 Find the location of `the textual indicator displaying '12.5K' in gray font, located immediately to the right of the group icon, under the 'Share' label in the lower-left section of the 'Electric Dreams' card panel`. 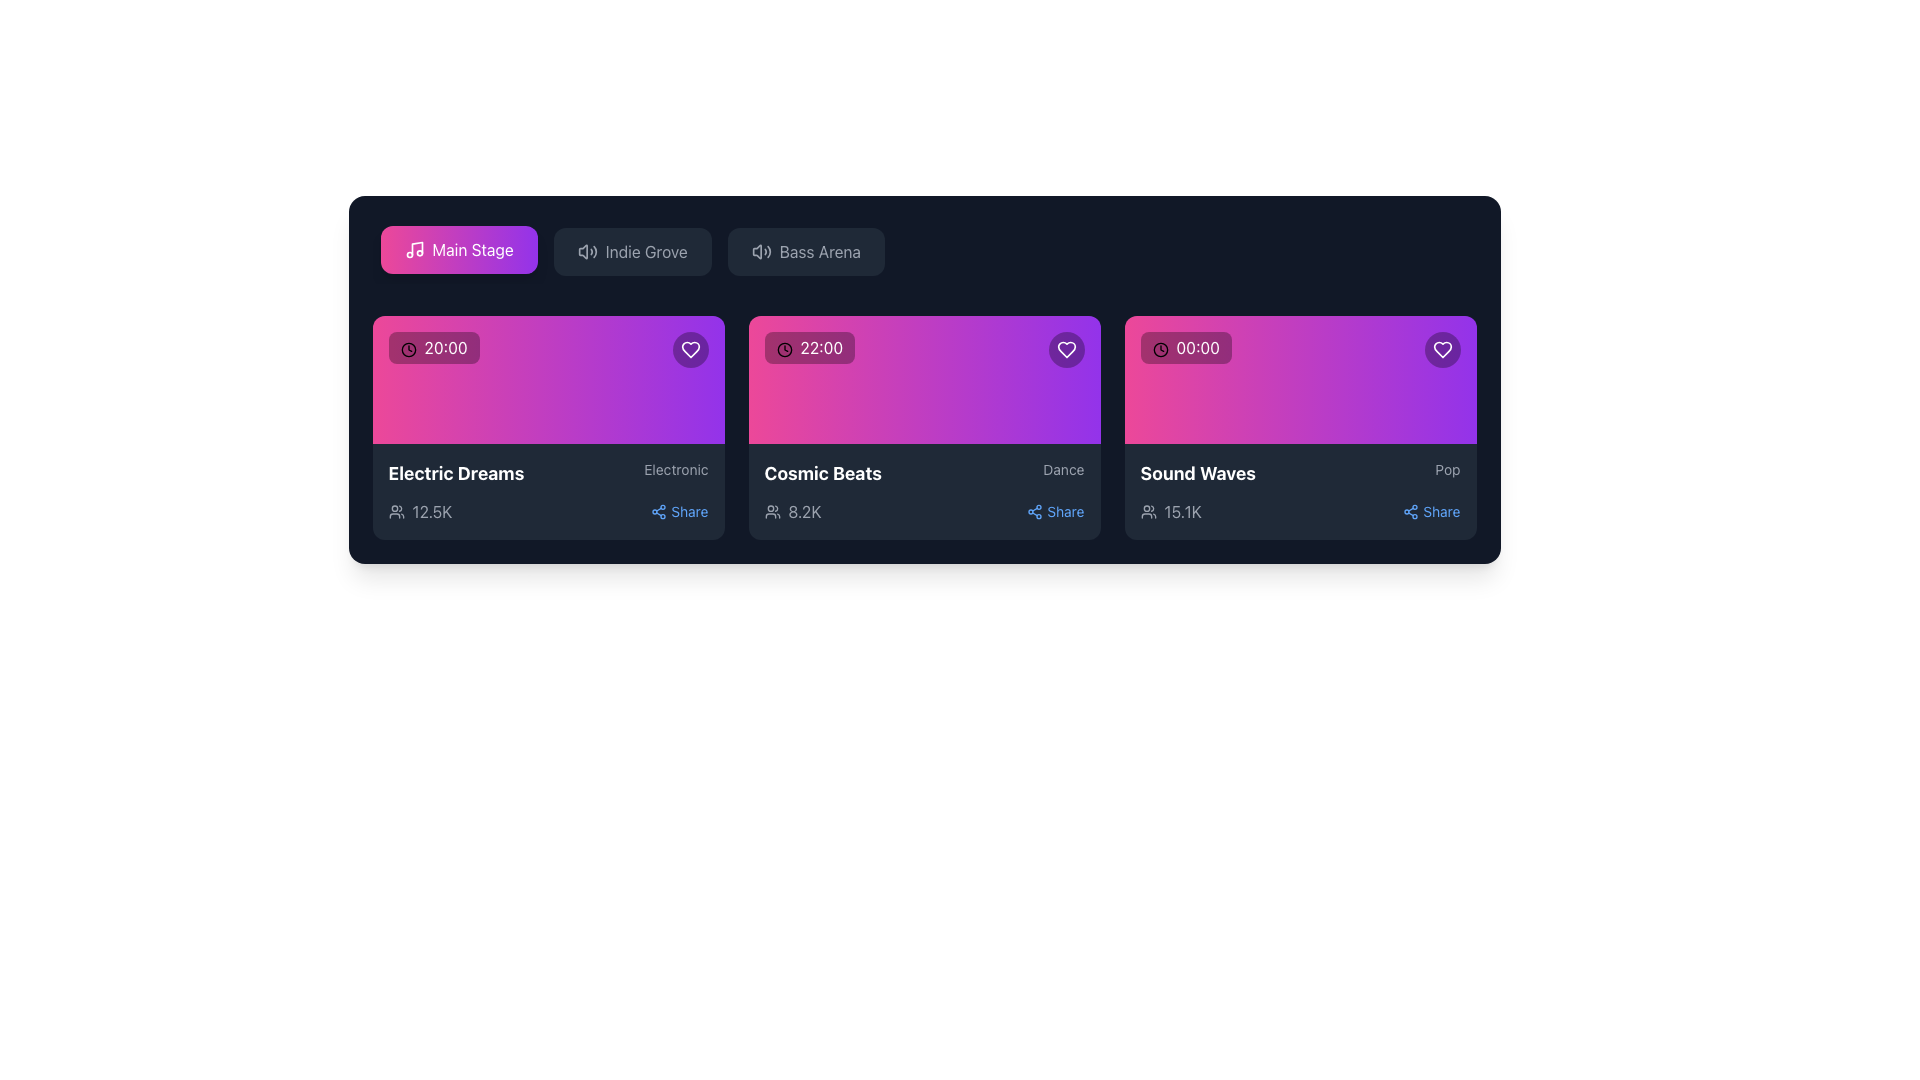

the textual indicator displaying '12.5K' in gray font, located immediately to the right of the group icon, under the 'Share' label in the lower-left section of the 'Electric Dreams' card panel is located at coordinates (419, 511).